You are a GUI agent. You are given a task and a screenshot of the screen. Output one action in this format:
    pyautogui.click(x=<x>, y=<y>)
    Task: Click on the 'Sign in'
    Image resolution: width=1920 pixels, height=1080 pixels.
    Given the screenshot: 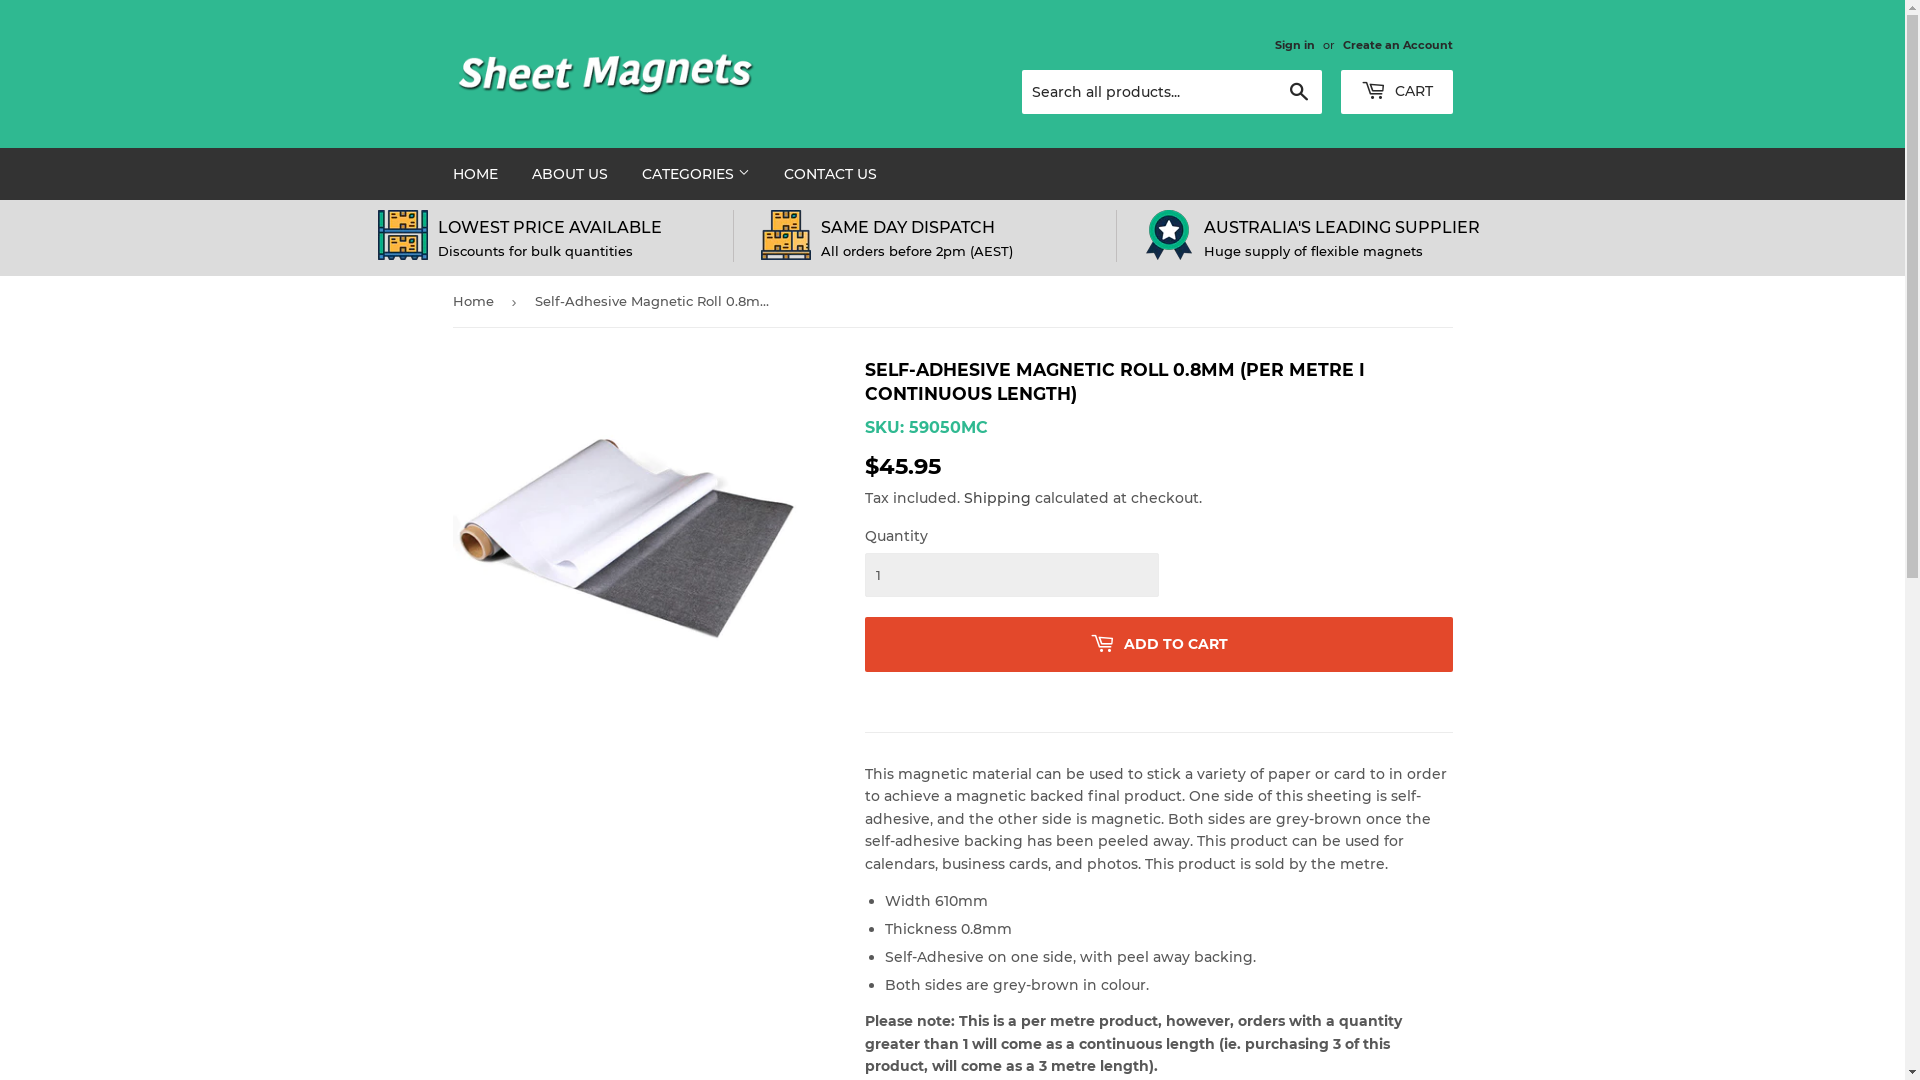 What is the action you would take?
    pyautogui.click(x=1294, y=45)
    